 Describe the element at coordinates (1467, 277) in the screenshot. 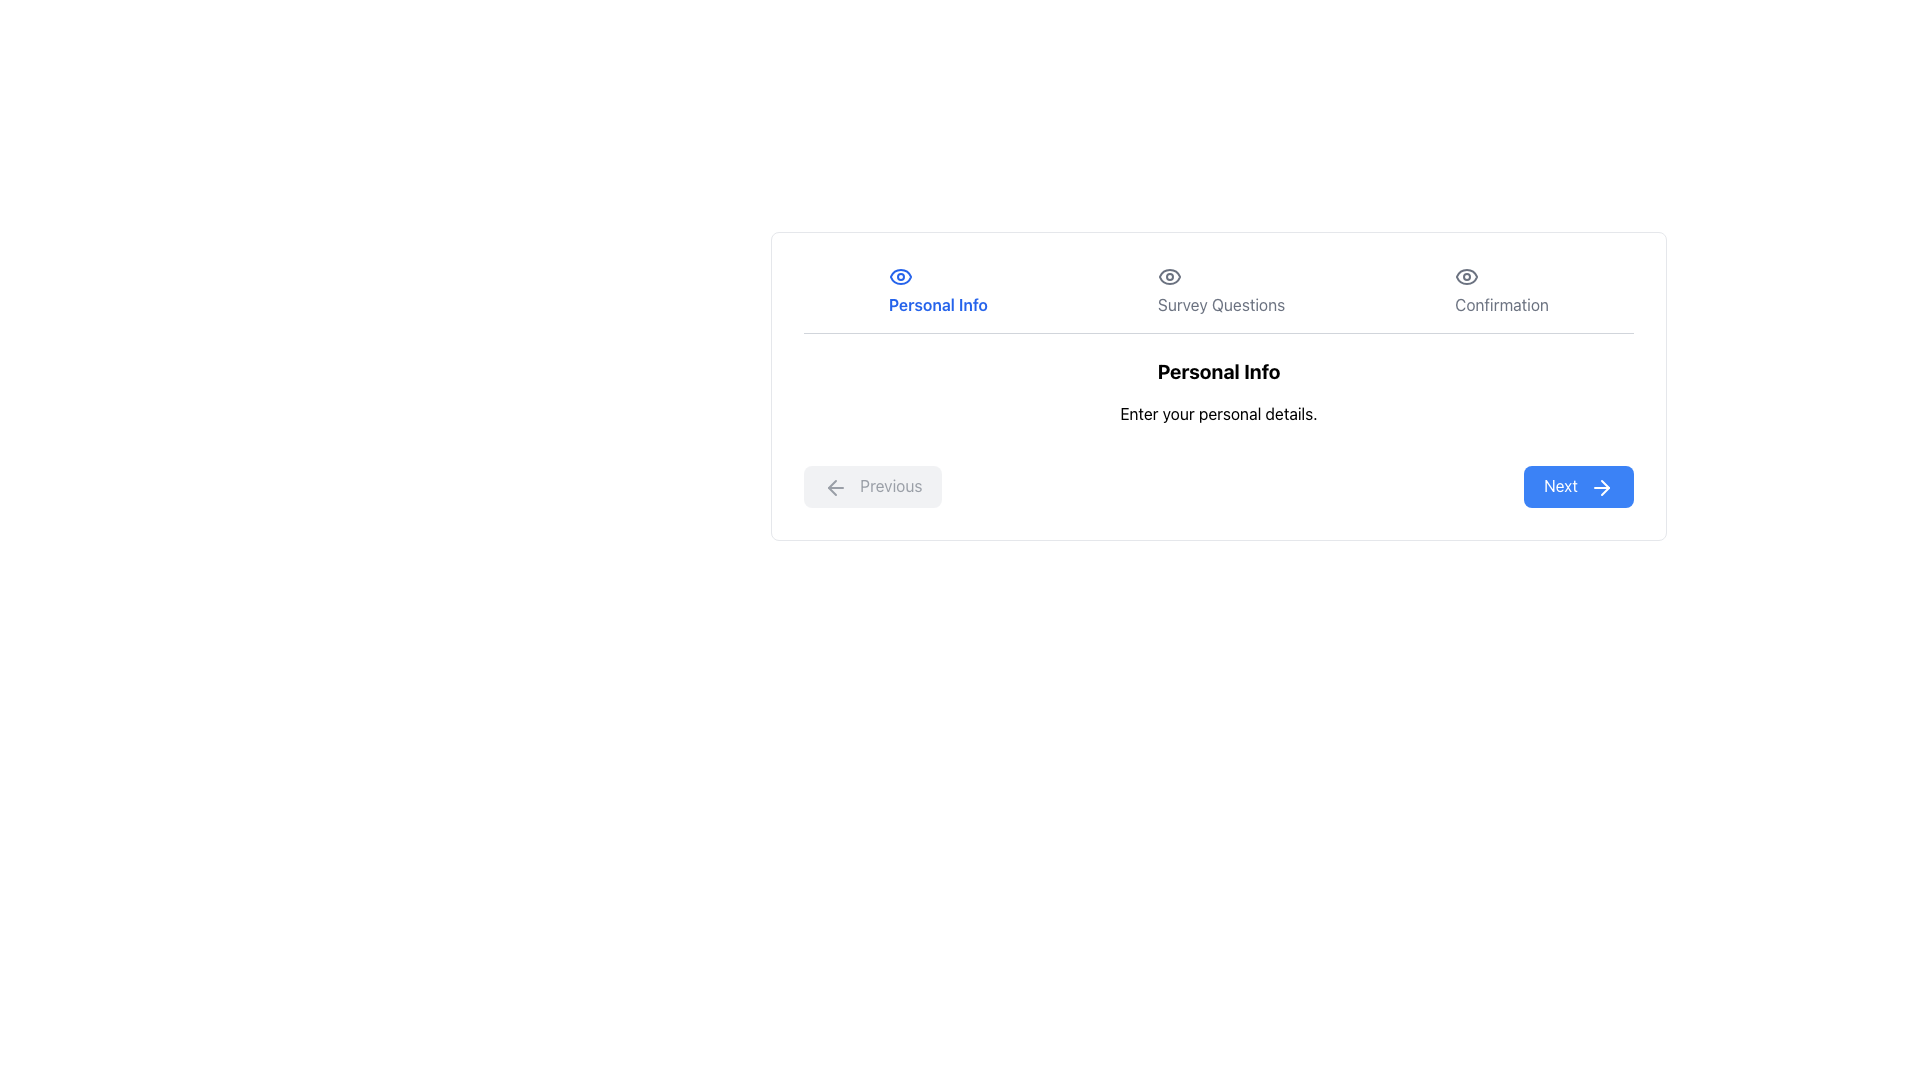

I see `the 'Confirmation' icon, which serves as a visual indicator in the multi-step process navigation section at the top of the layout` at that location.